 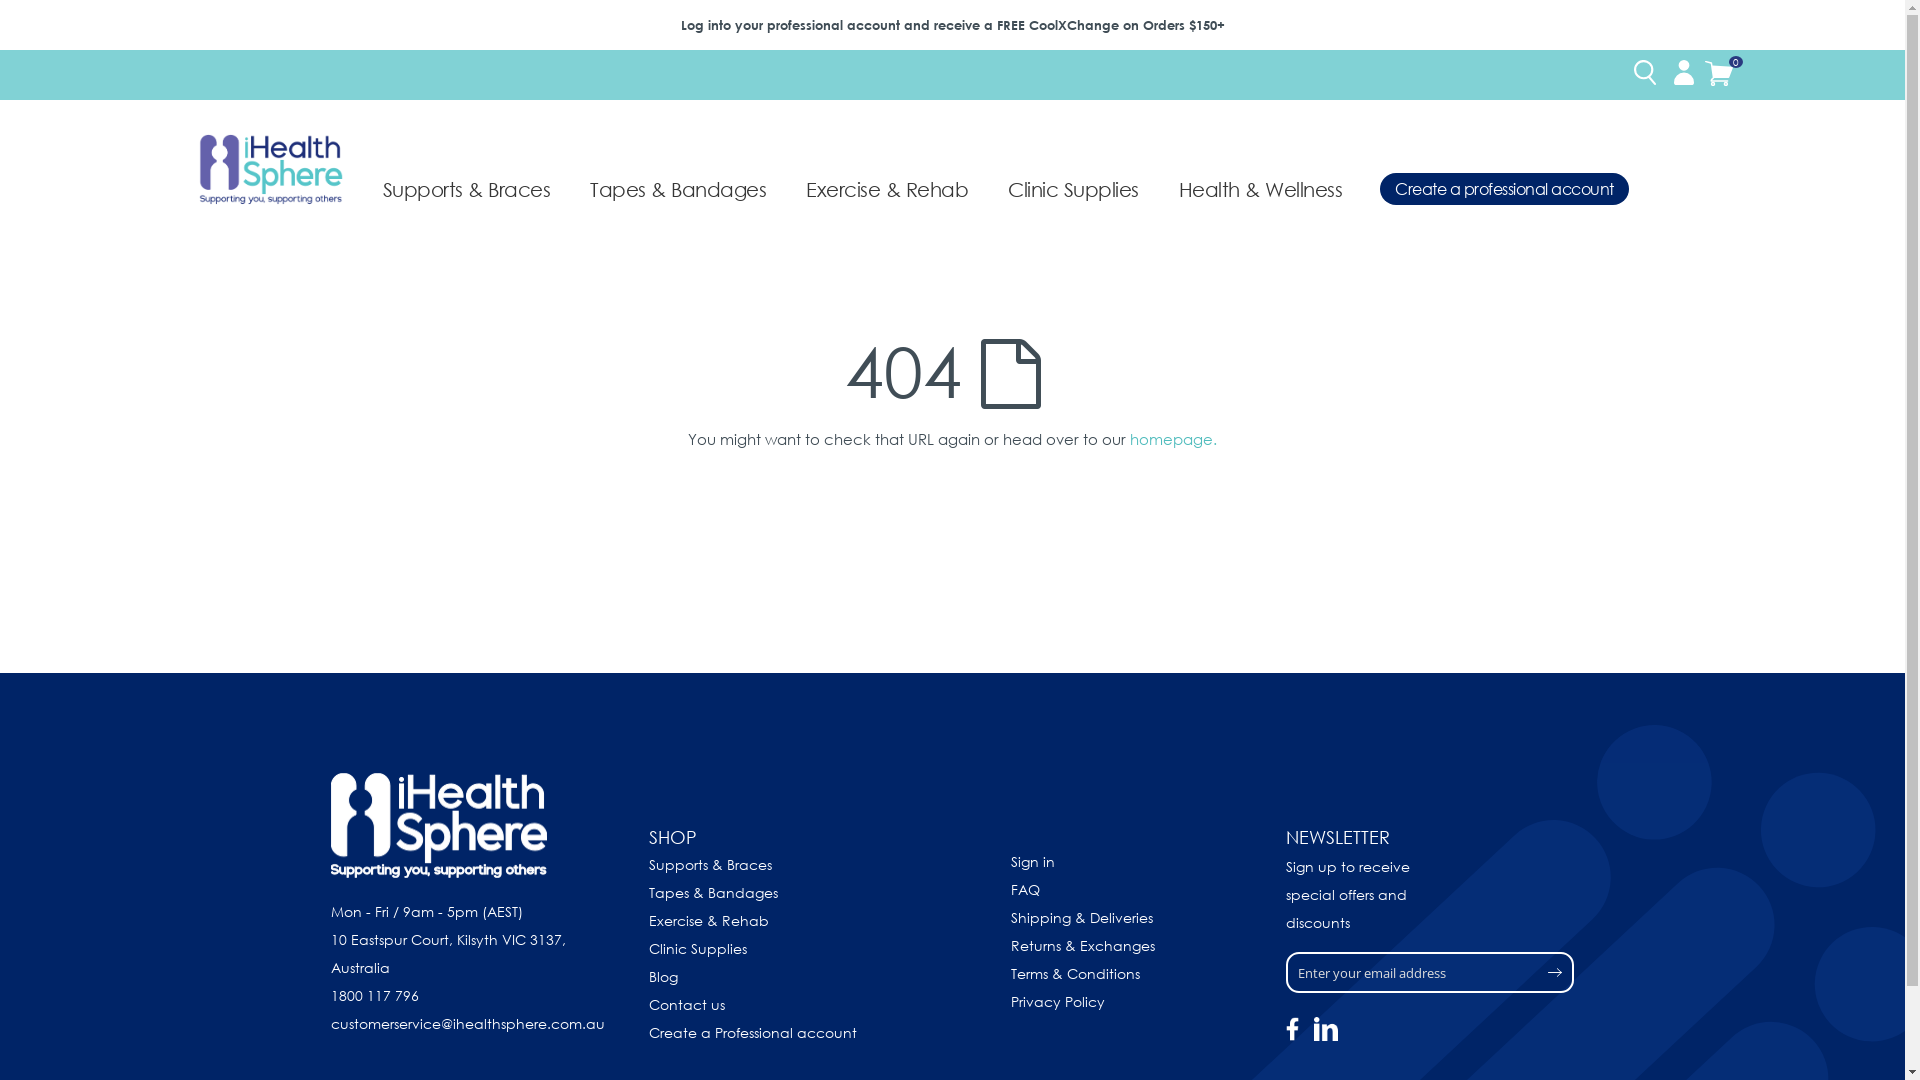 What do you see at coordinates (1717, 74) in the screenshot?
I see `'Cart` at bounding box center [1717, 74].